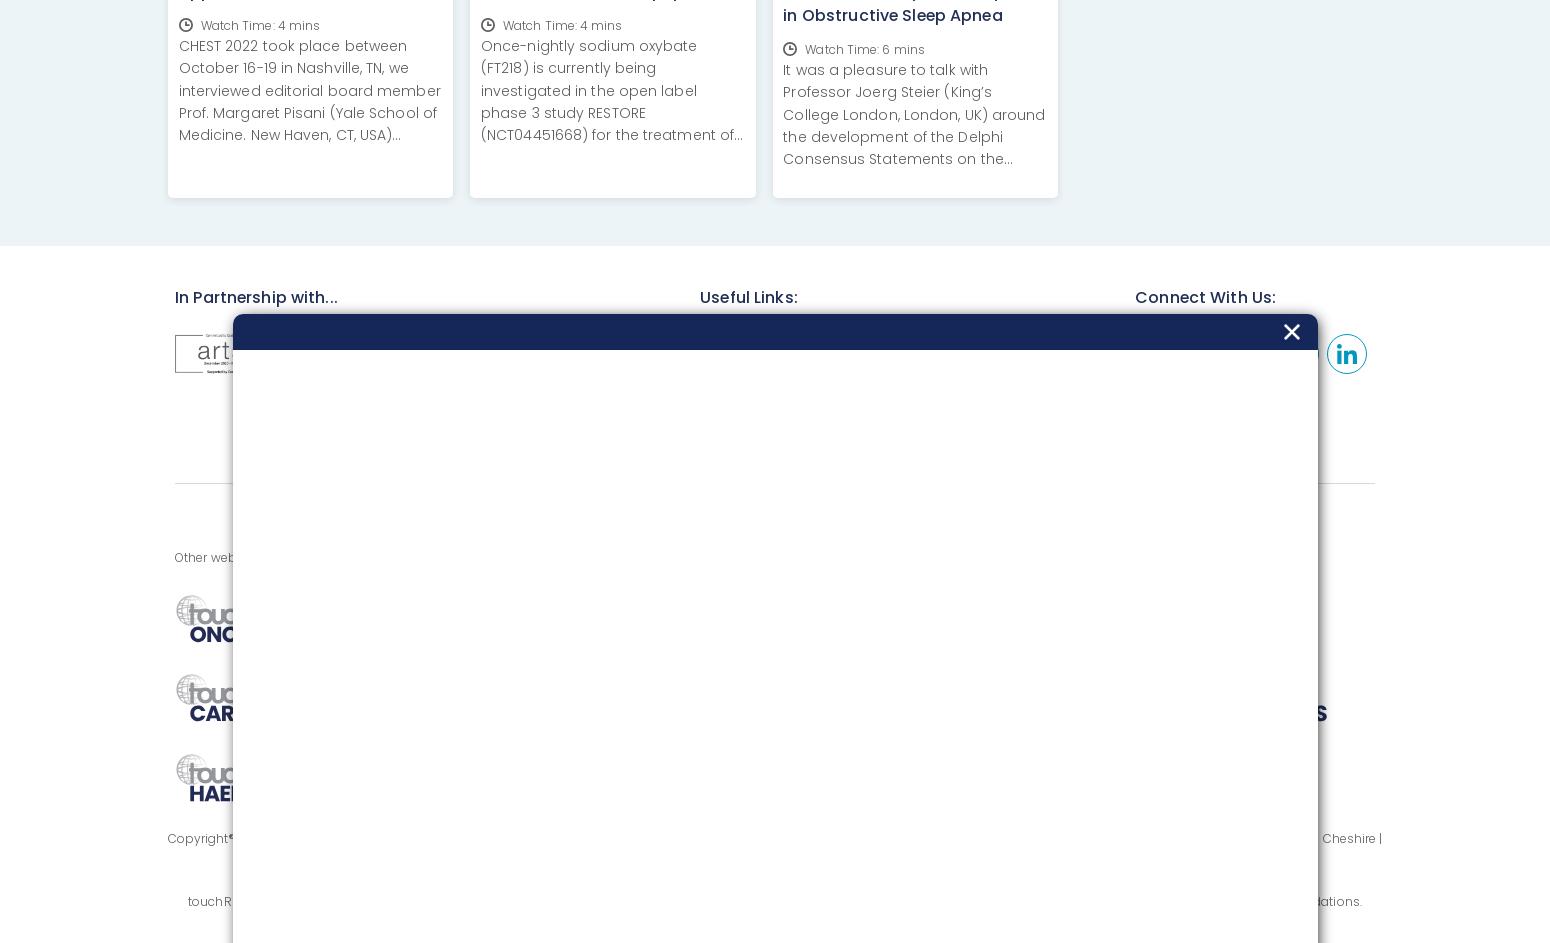 The image size is (1550, 943). Describe the element at coordinates (774, 848) in the screenshot. I see `'Copyright® 2023 Touch Medical Media. Touch Medical Media Group Holdings Limited, a private limited company registered in England and Wales at Lancashire Gate | 21 Tiviot Dale | Stockport | Cheshire | SK1 1TD | UK with registered number 08197142.'` at that location.